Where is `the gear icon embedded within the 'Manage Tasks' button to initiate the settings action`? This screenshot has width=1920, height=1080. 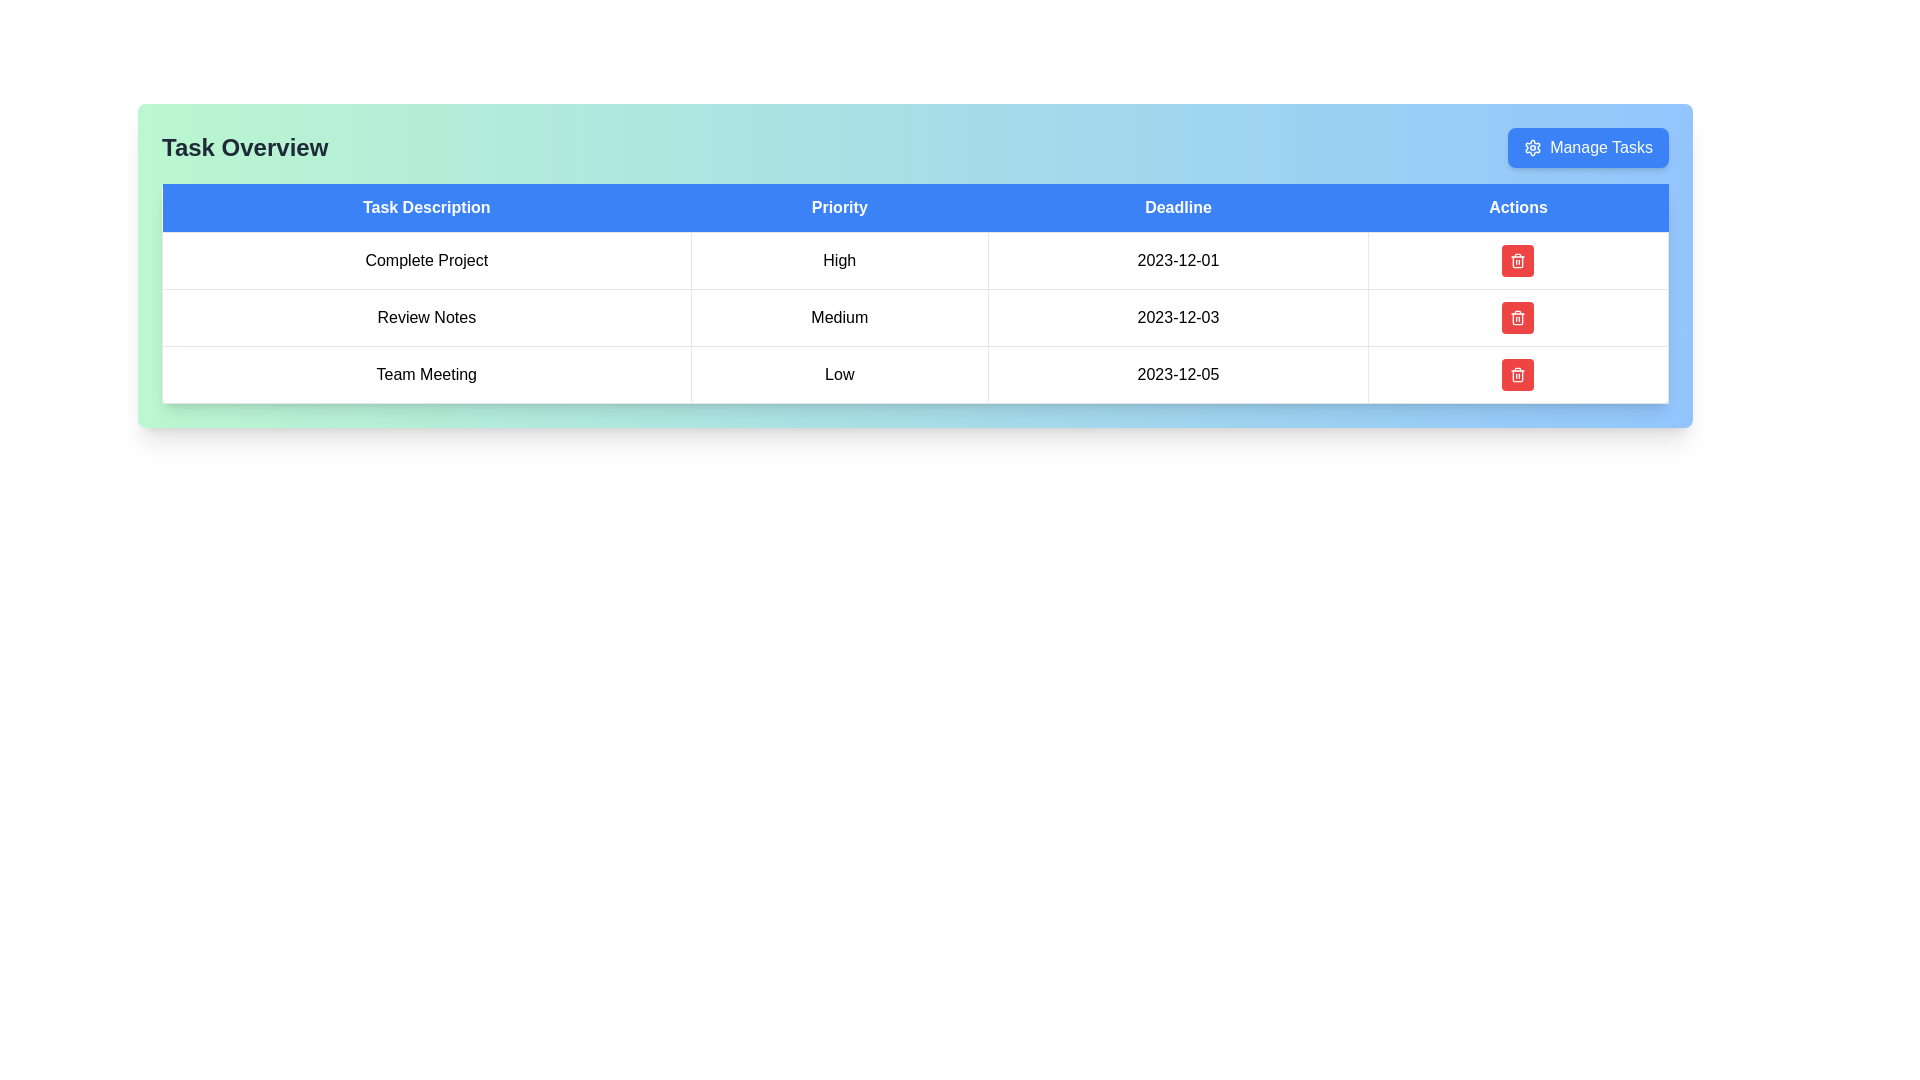 the gear icon embedded within the 'Manage Tasks' button to initiate the settings action is located at coordinates (1532, 146).